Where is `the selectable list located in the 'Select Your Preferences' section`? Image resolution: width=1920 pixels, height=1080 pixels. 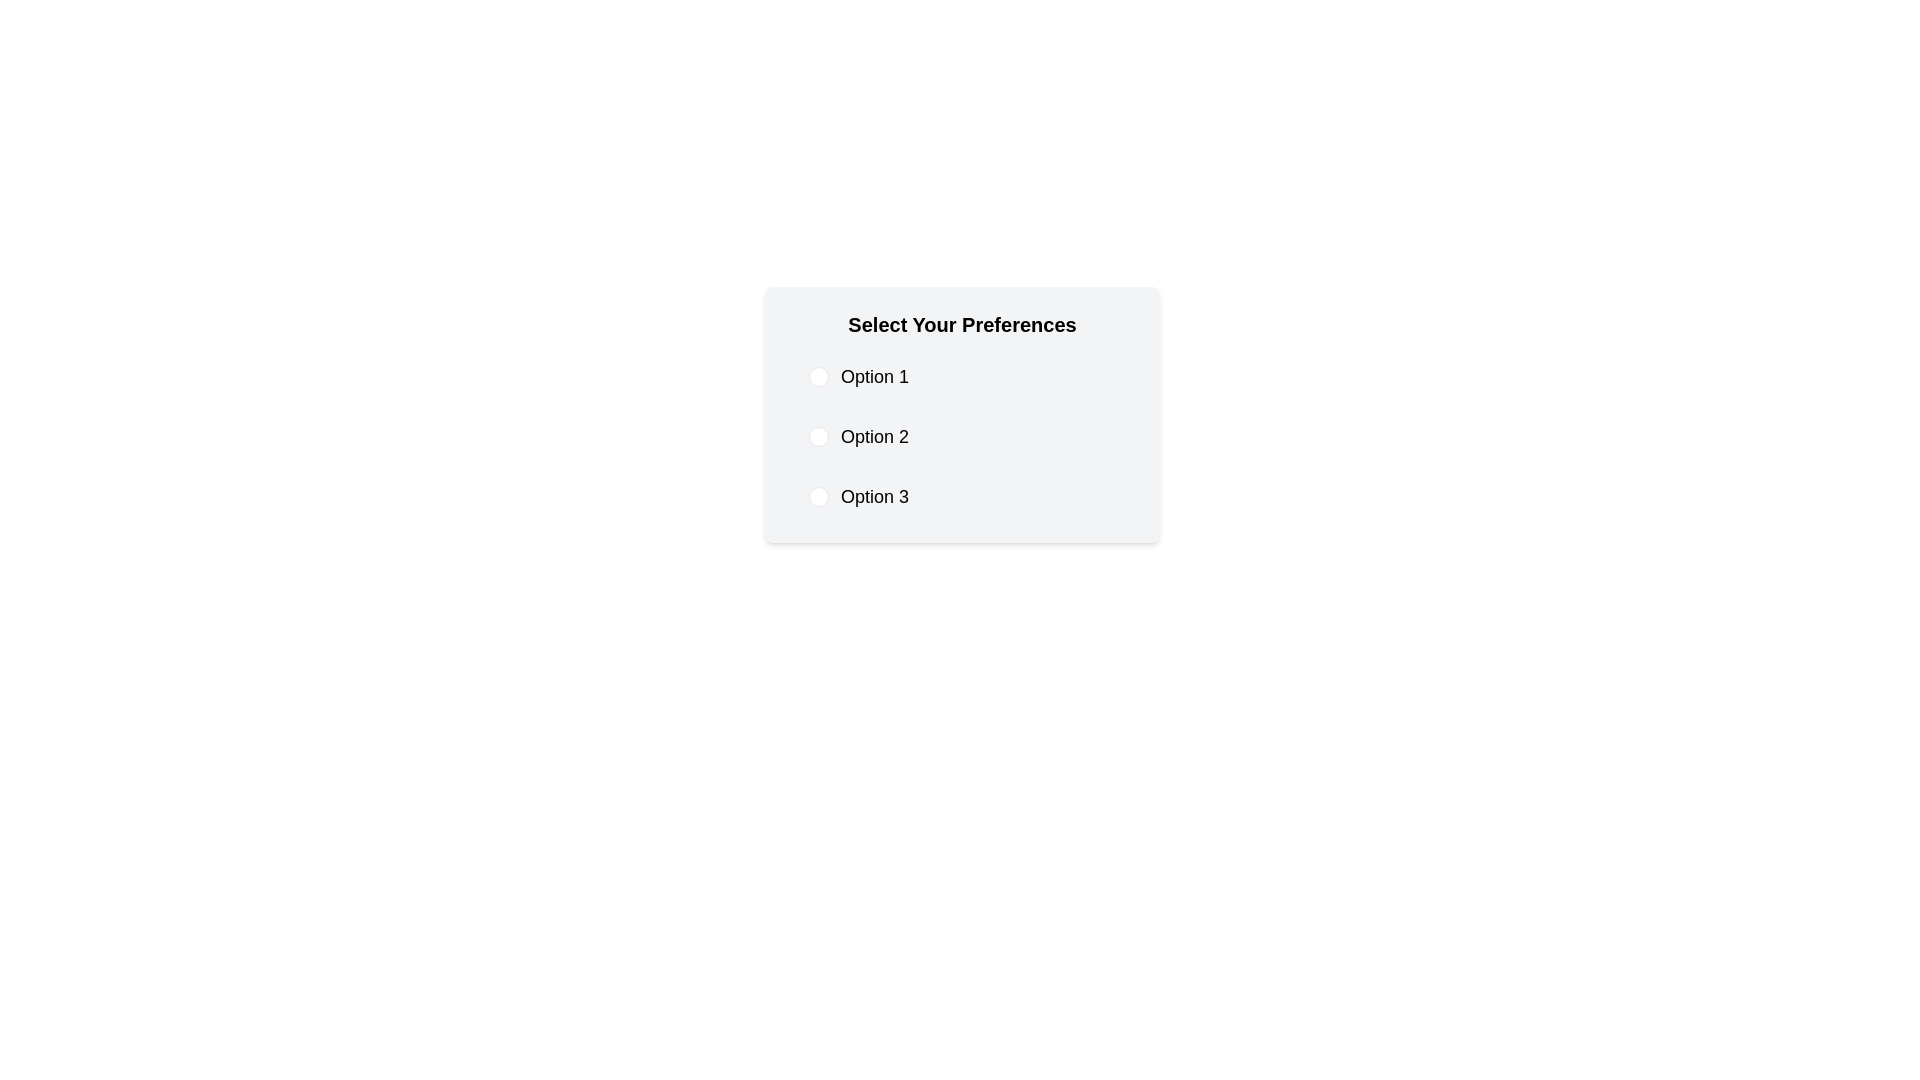 the selectable list located in the 'Select Your Preferences' section is located at coordinates (962, 435).